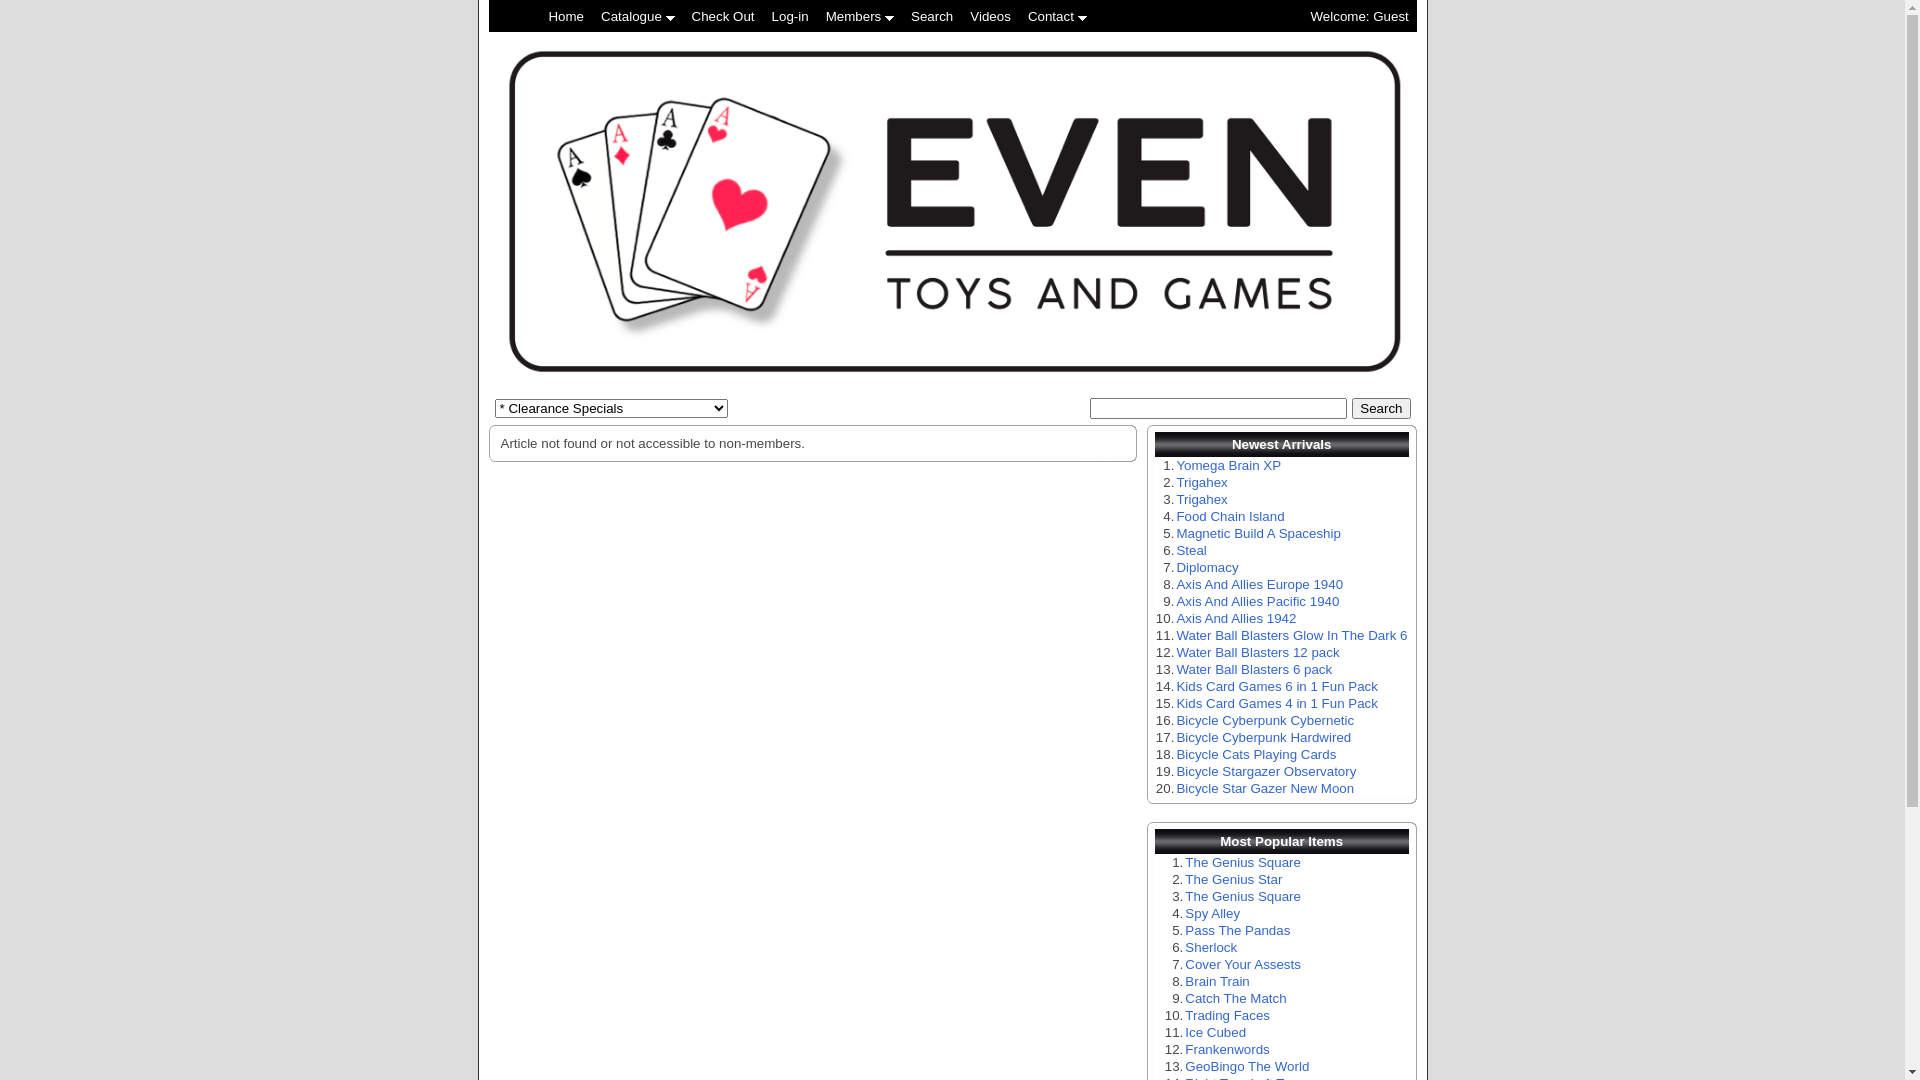 The image size is (1920, 1080). Describe the element at coordinates (1264, 787) in the screenshot. I see `'Bicycle Star Gazer New Moon'` at that location.